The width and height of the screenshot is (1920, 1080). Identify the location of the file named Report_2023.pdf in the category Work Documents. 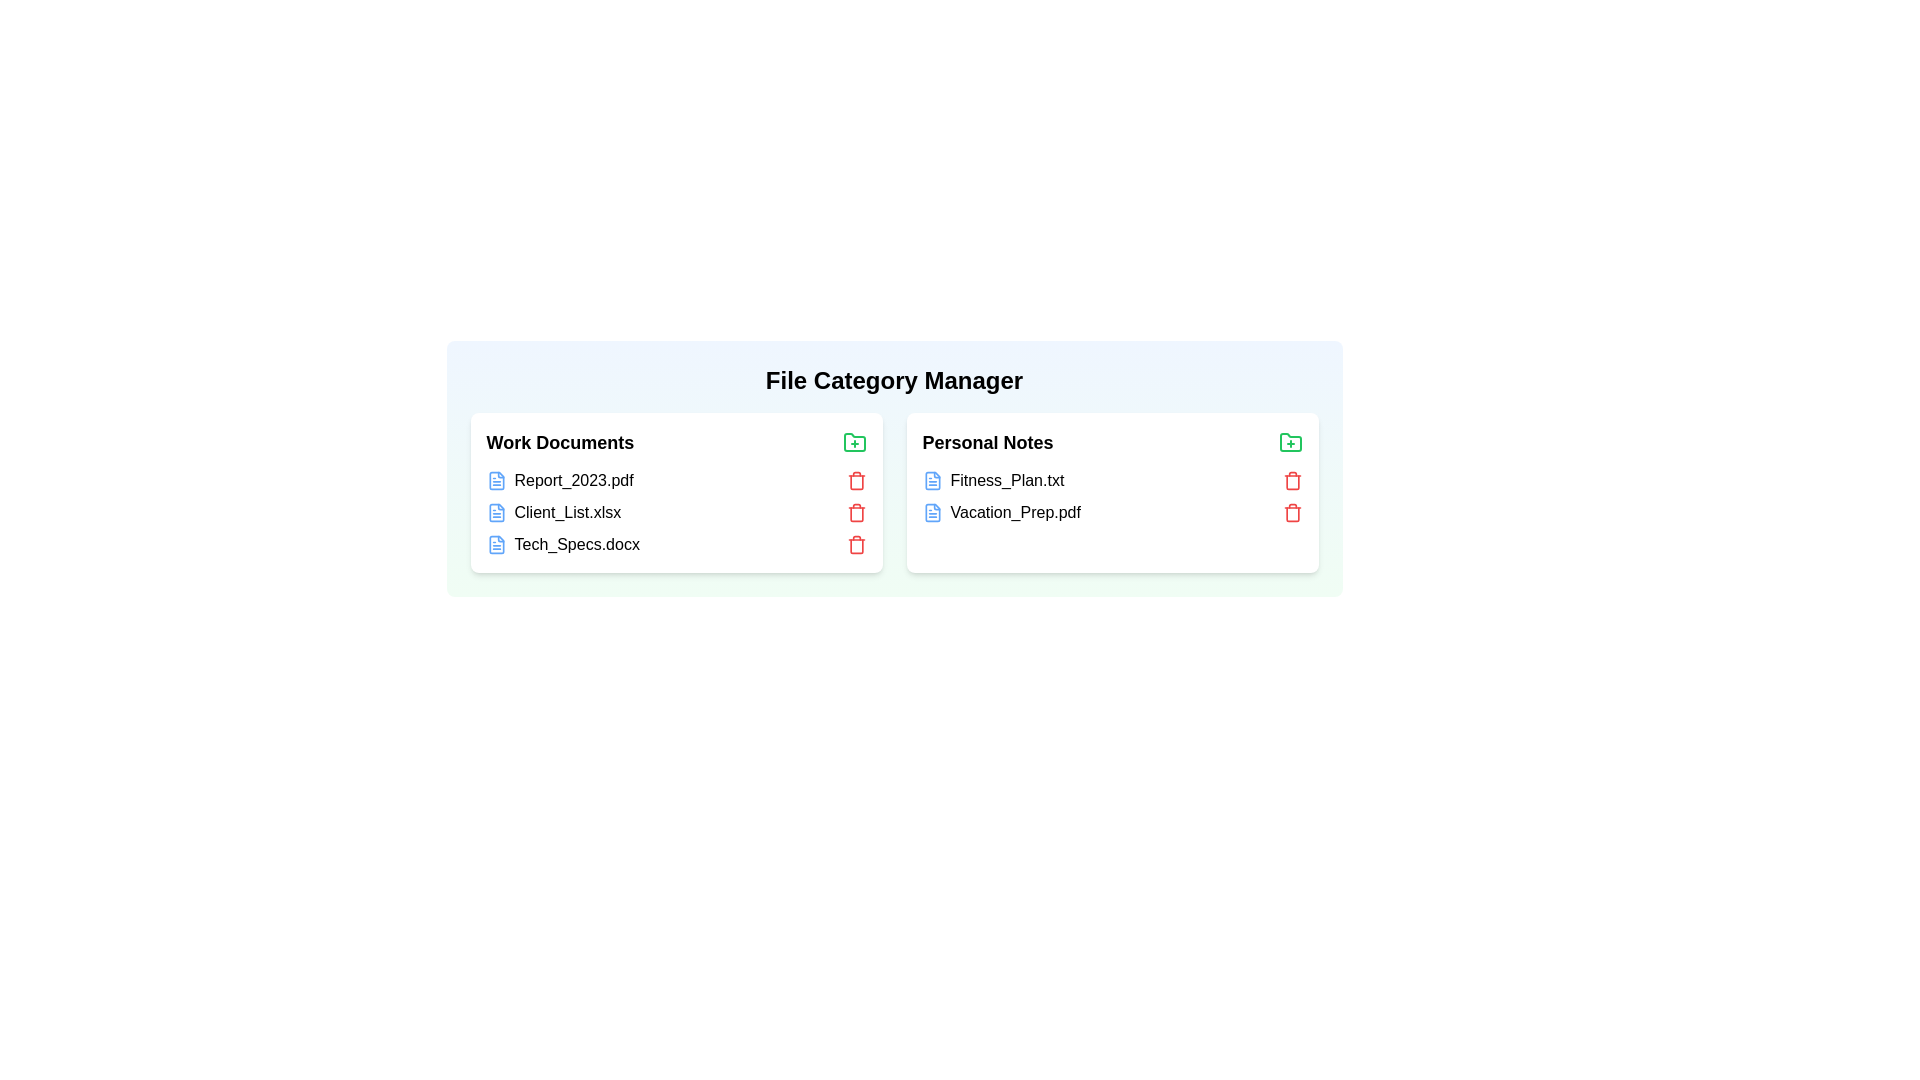
(560, 479).